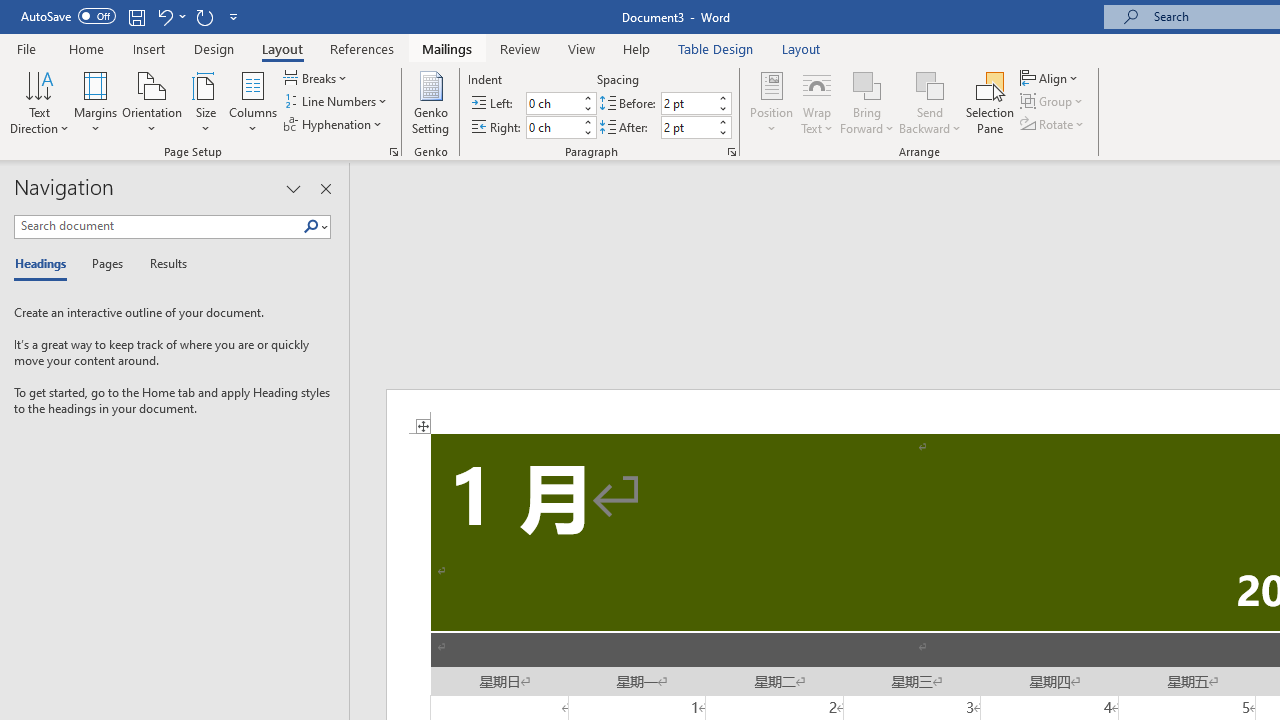 The width and height of the screenshot is (1280, 720). Describe the element at coordinates (234, 16) in the screenshot. I see `'Customize Quick Access Toolbar'` at that location.